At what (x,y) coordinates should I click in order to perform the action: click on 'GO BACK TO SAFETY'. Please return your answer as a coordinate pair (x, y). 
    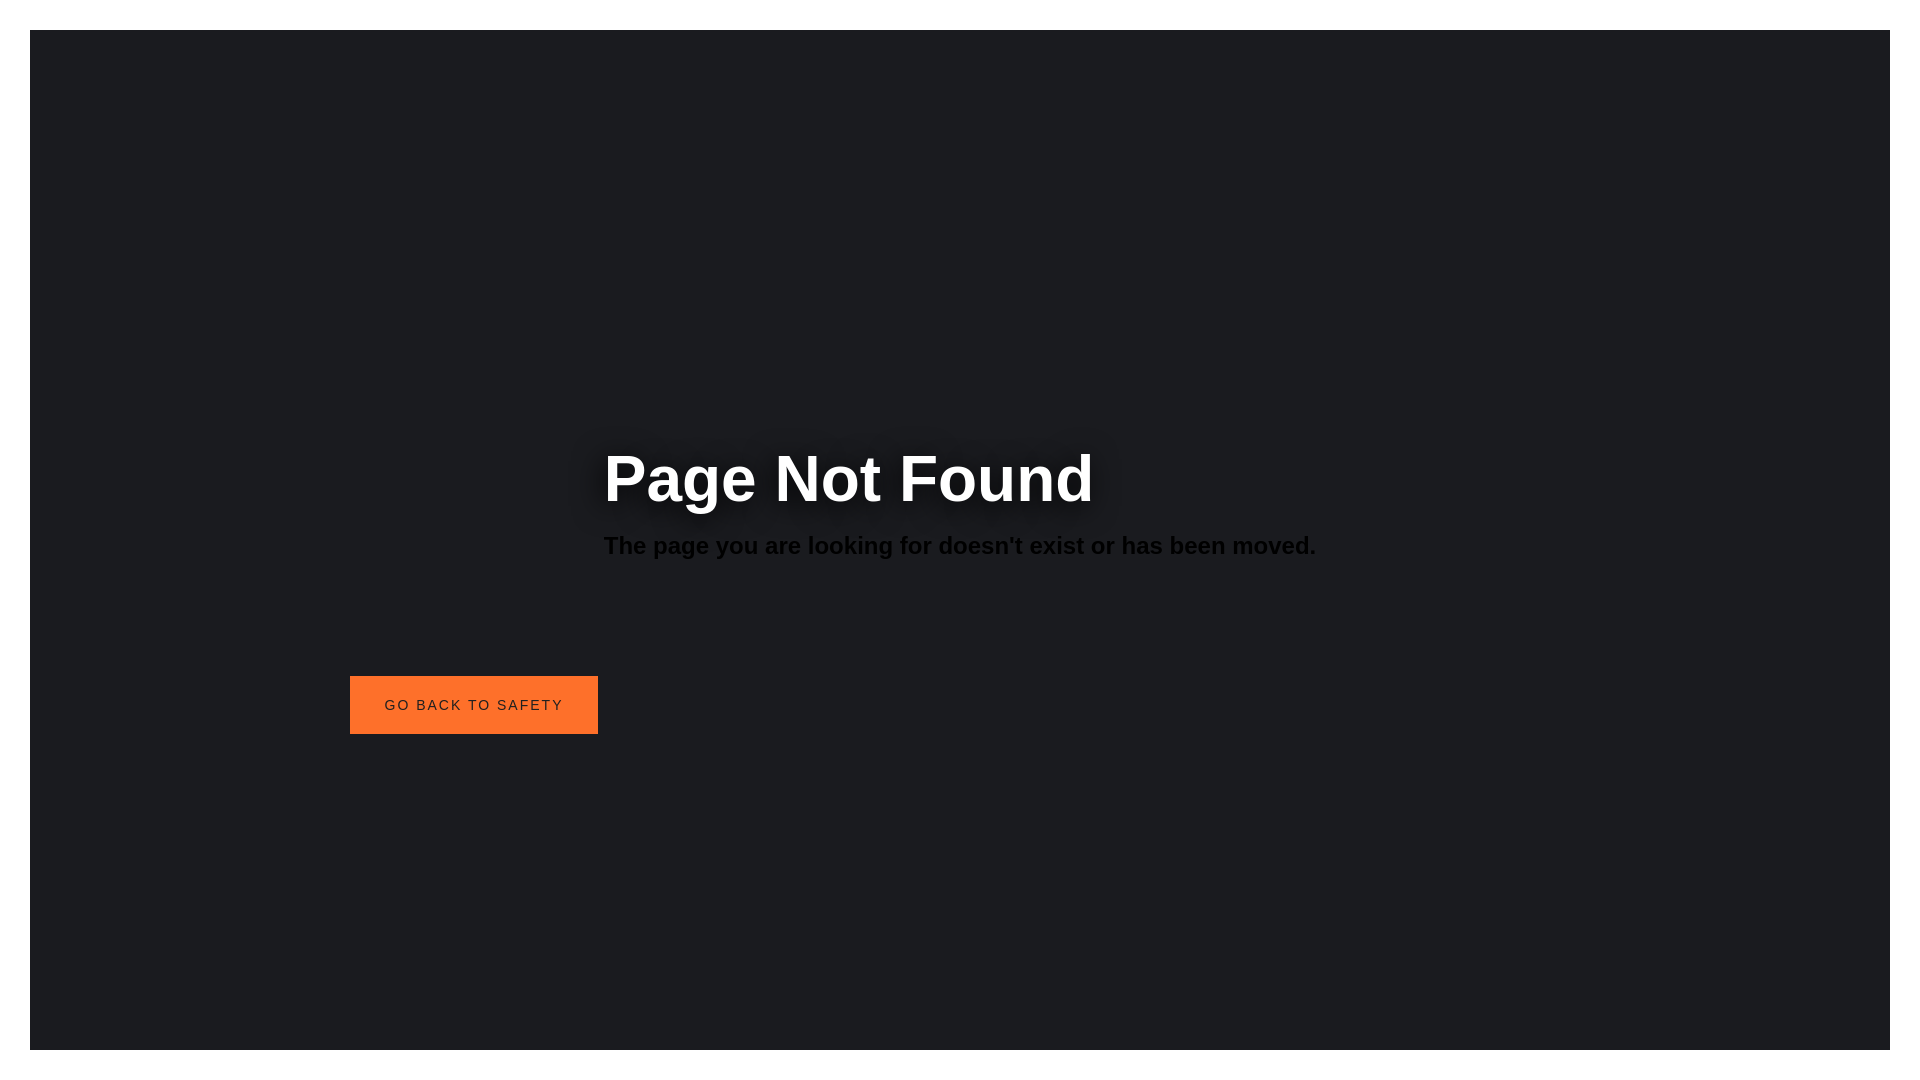
    Looking at the image, I should click on (473, 704).